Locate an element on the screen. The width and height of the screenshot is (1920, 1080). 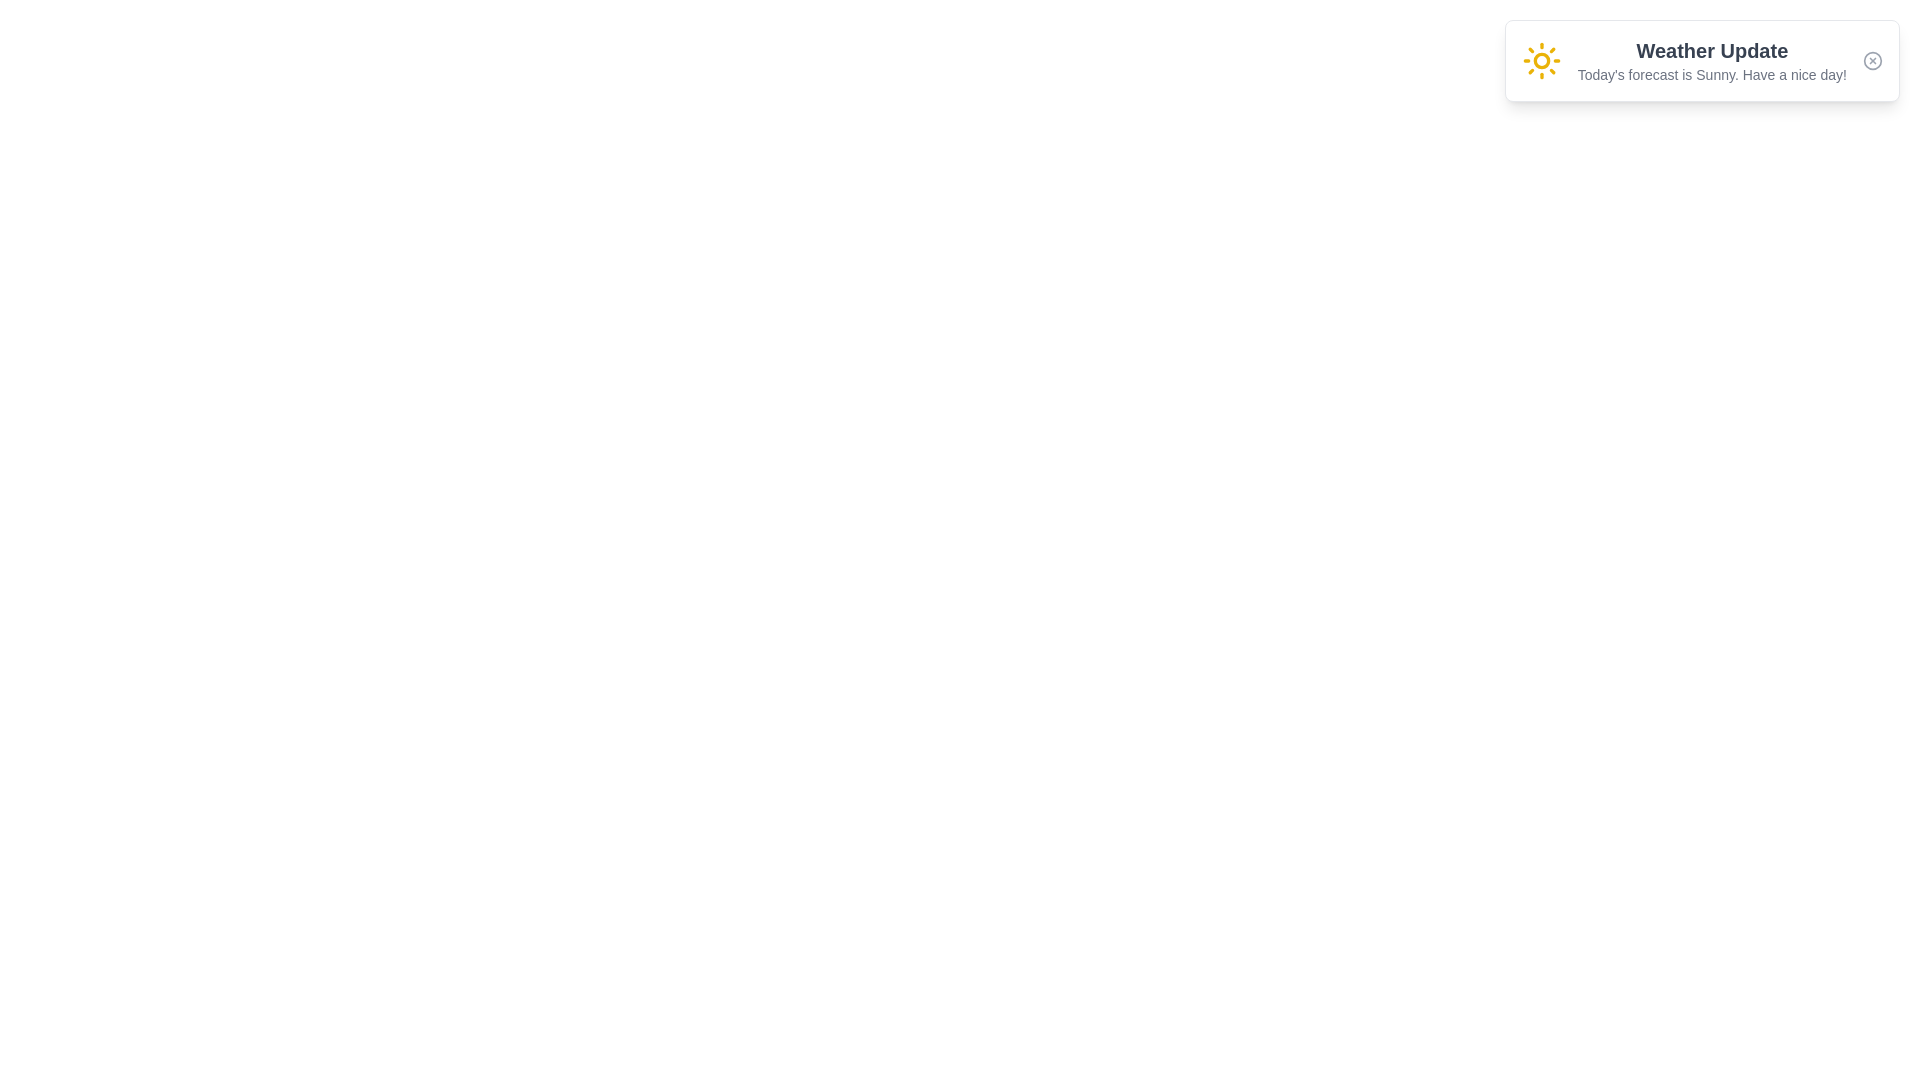
the central circular component of the close (dismiss) button in the weather update notification panel, which is represented as a vector graphic circle is located at coordinates (1871, 60).